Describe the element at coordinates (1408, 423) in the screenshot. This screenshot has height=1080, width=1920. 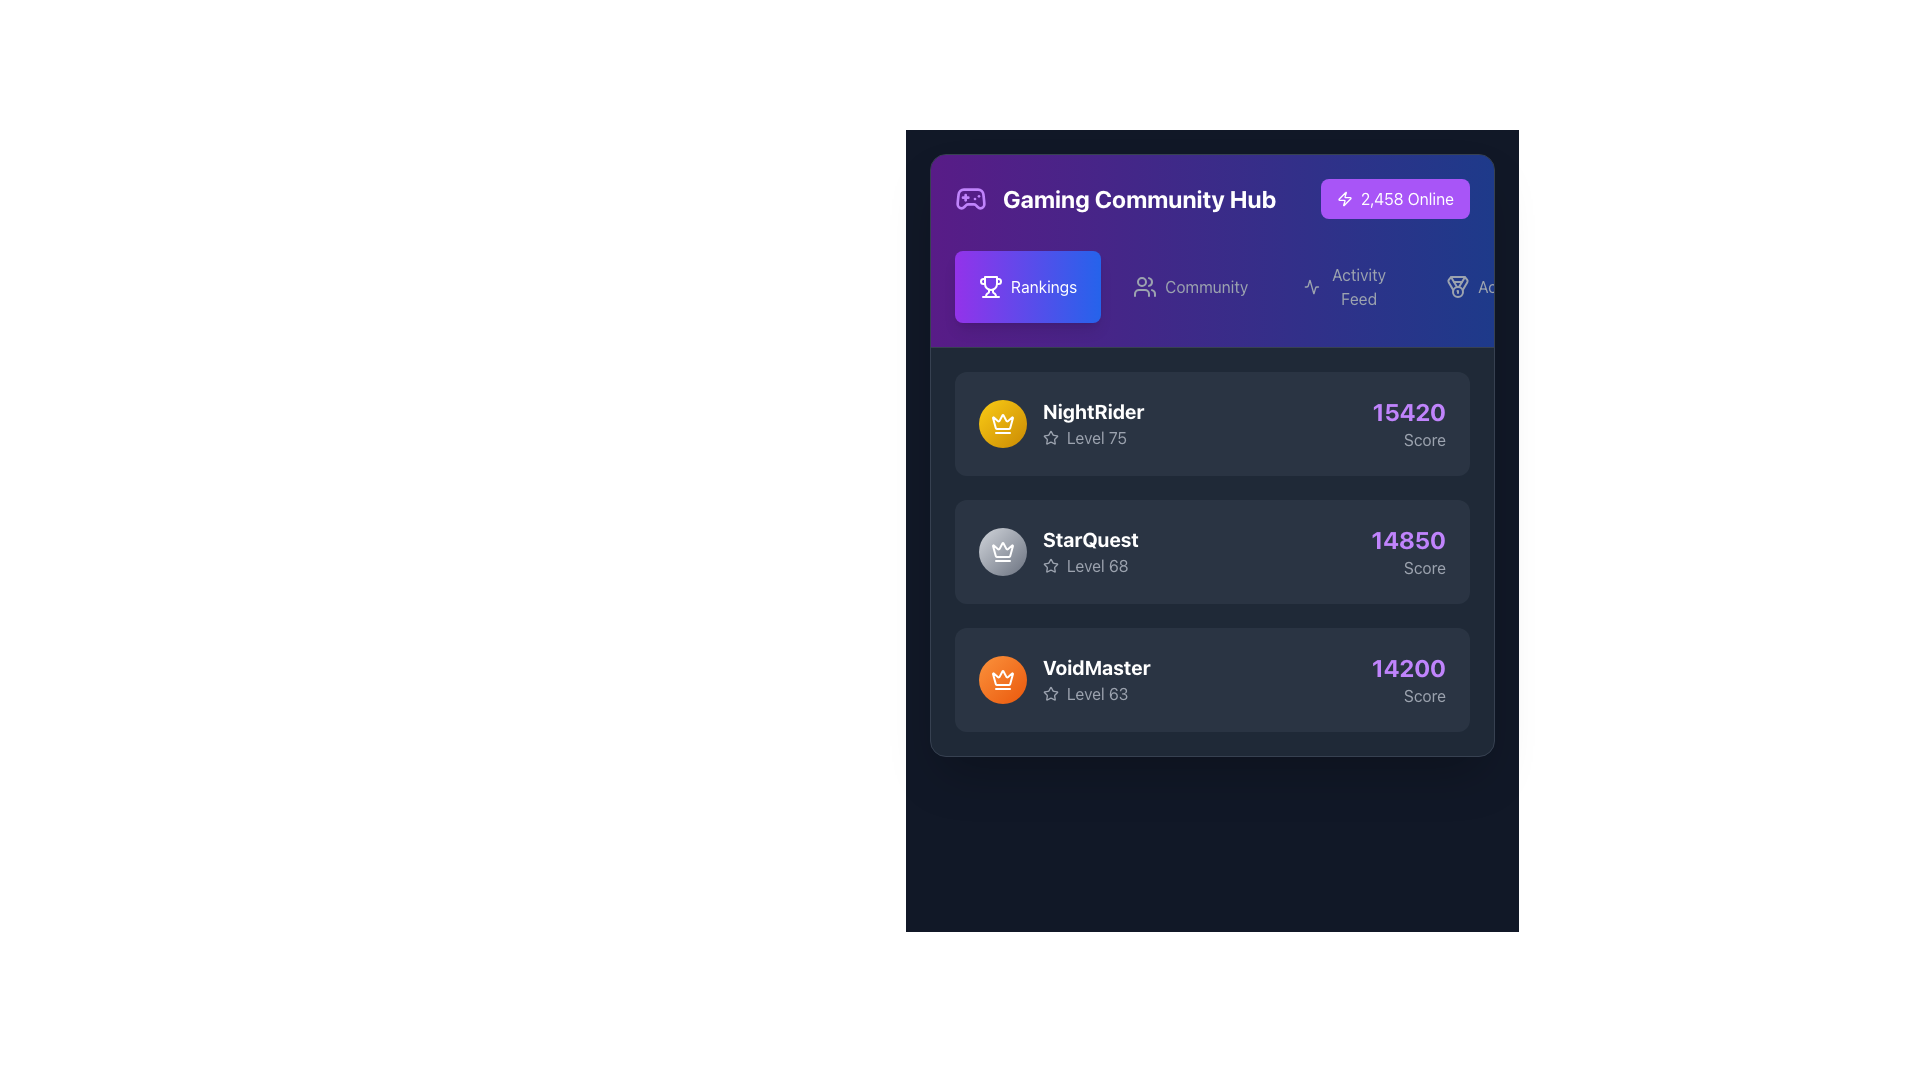
I see `the Text display showing the score '15420' and the word 'Score', located on the right side of the NightRider row in the leaderboard section` at that location.